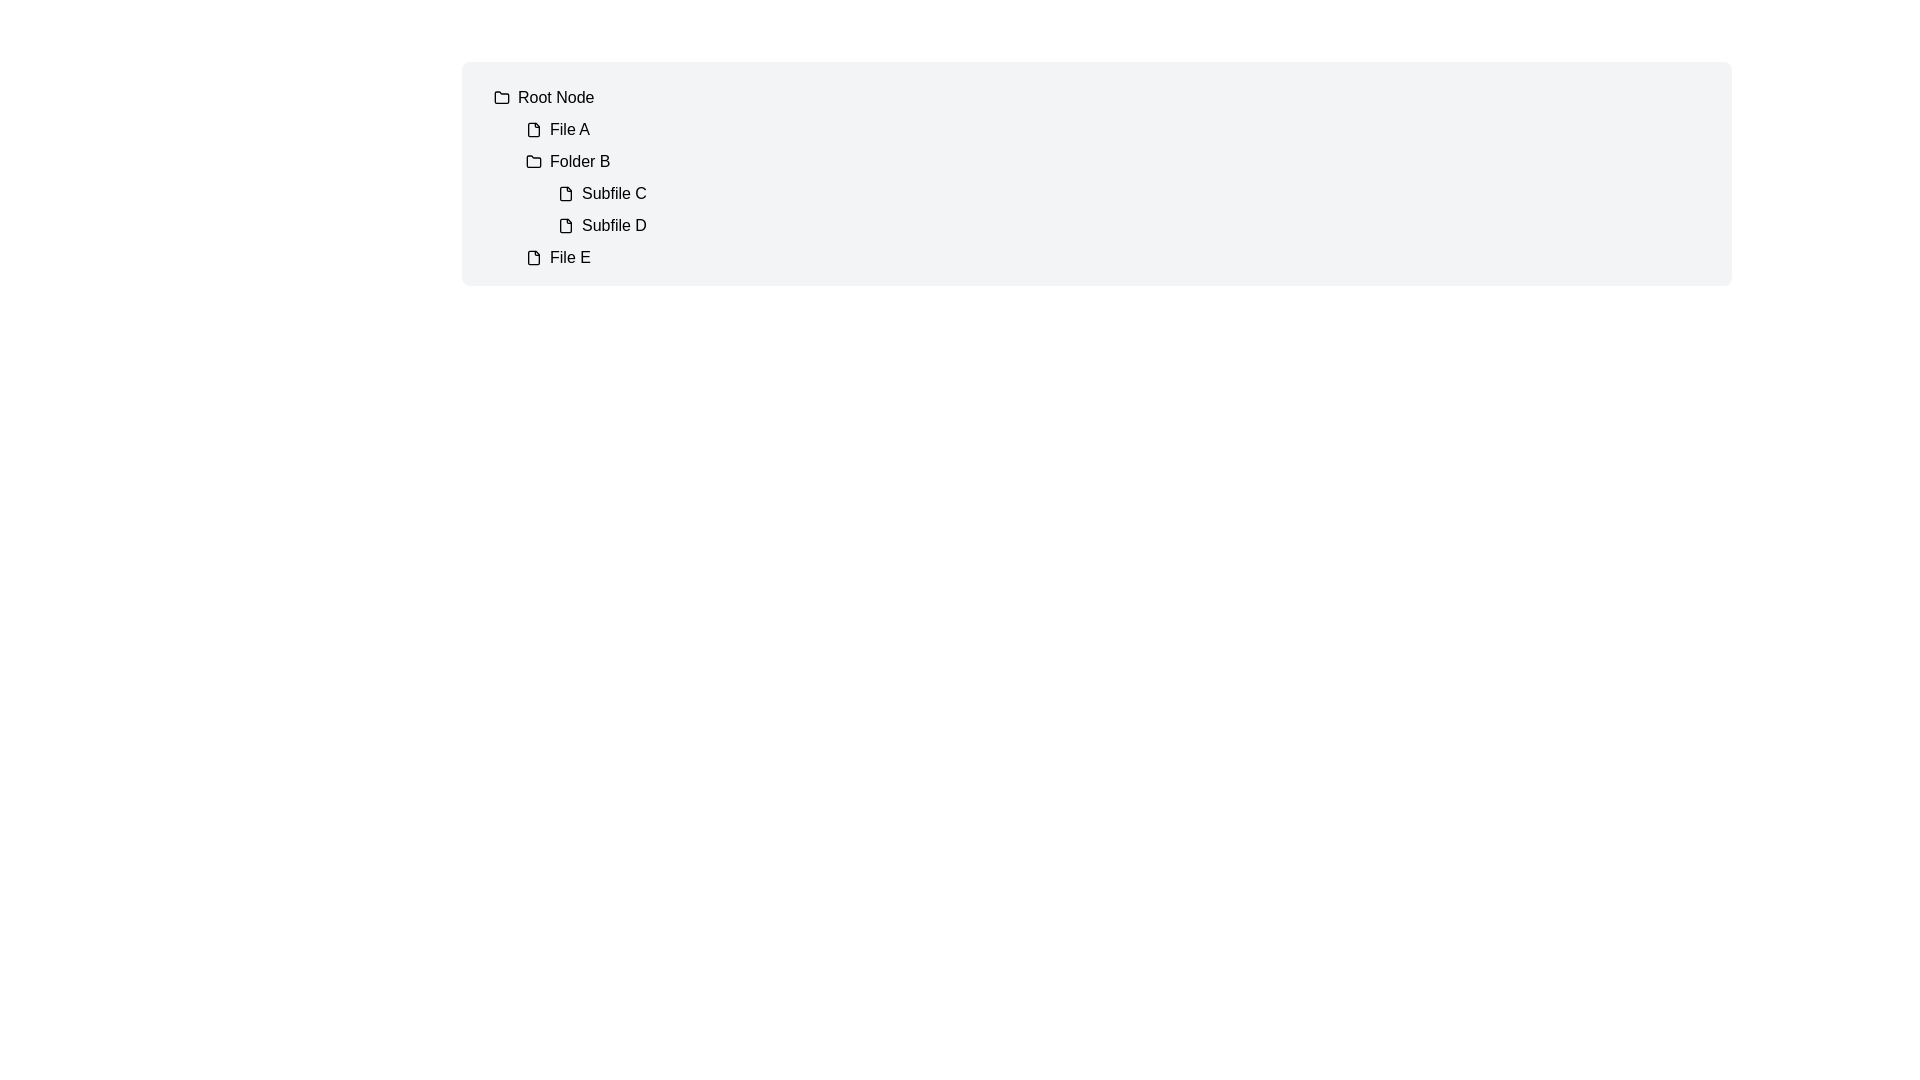 The width and height of the screenshot is (1920, 1080). What do you see at coordinates (533, 256) in the screenshot?
I see `the minimalist file icon located next to the 'File E' entry in the interface` at bounding box center [533, 256].